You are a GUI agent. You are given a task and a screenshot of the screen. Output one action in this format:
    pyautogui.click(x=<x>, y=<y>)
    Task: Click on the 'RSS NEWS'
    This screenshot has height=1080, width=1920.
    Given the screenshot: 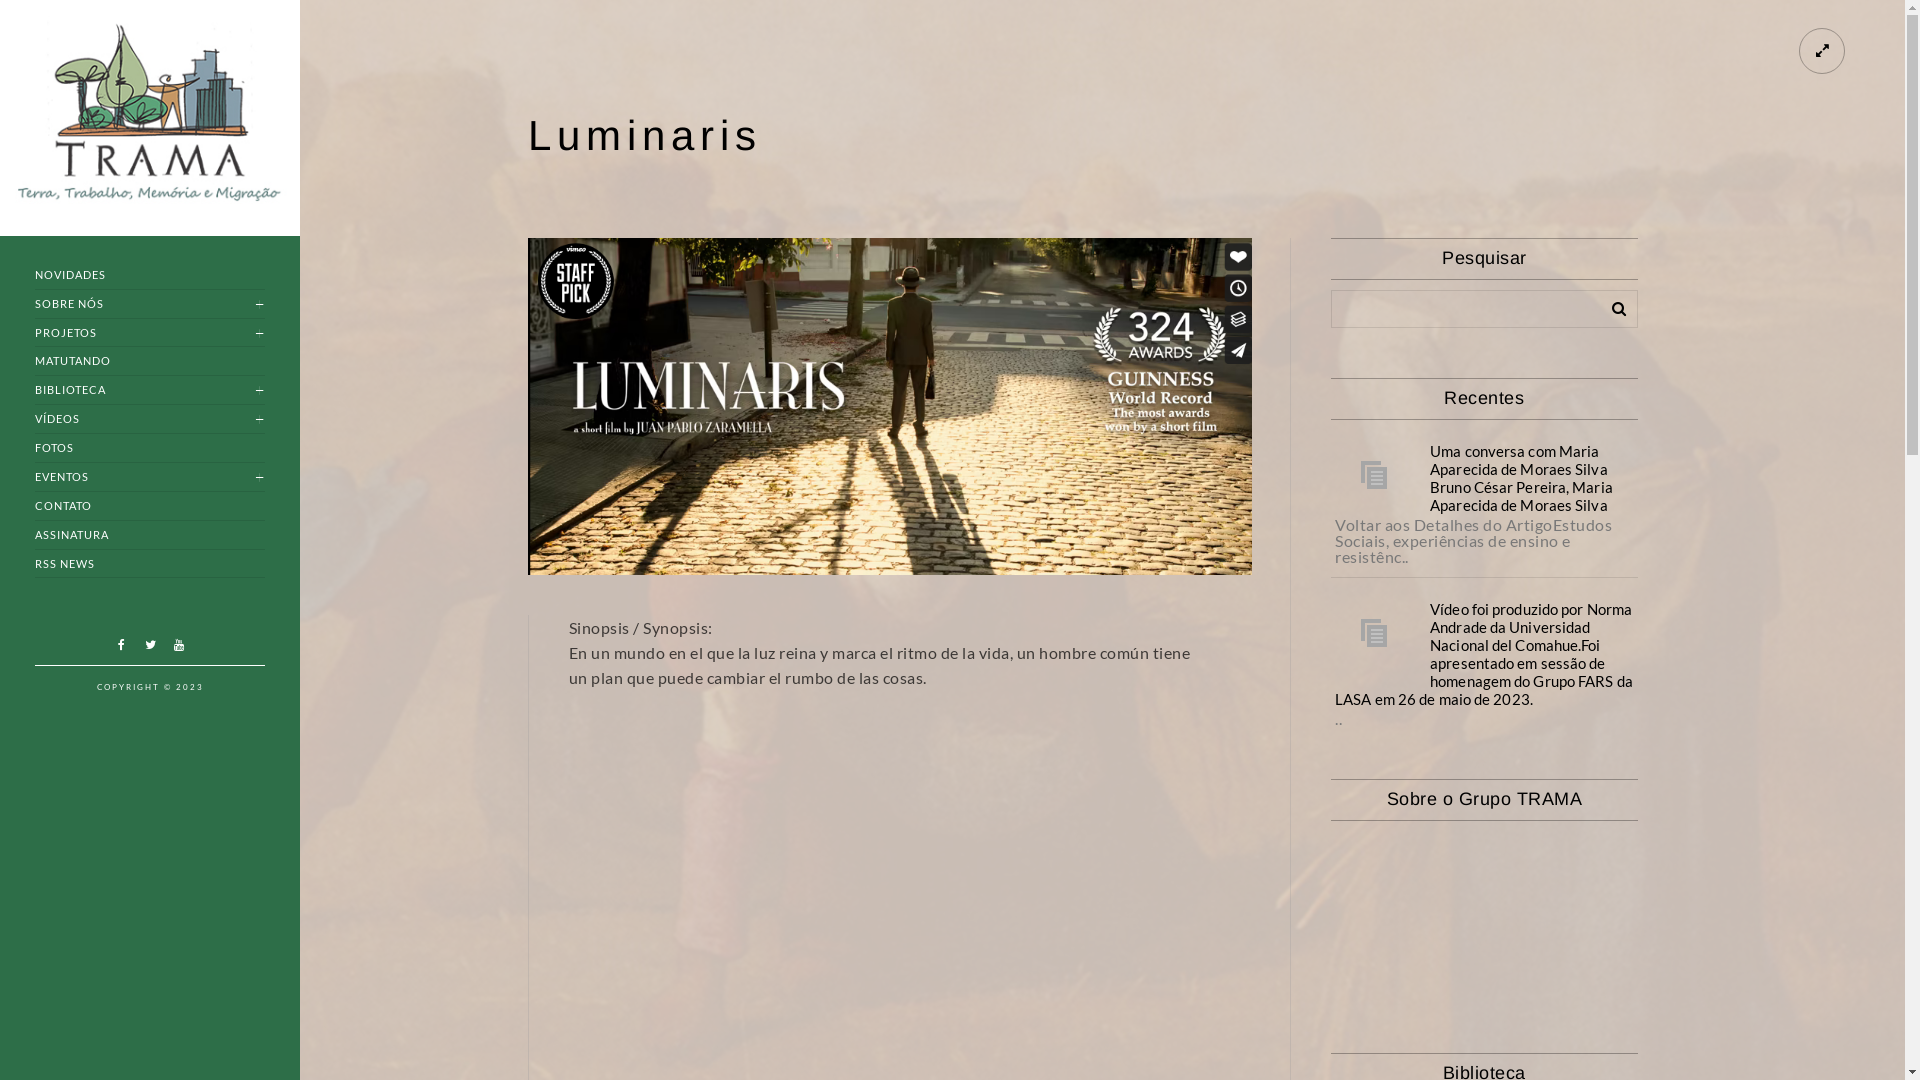 What is the action you would take?
    pyautogui.click(x=148, y=564)
    